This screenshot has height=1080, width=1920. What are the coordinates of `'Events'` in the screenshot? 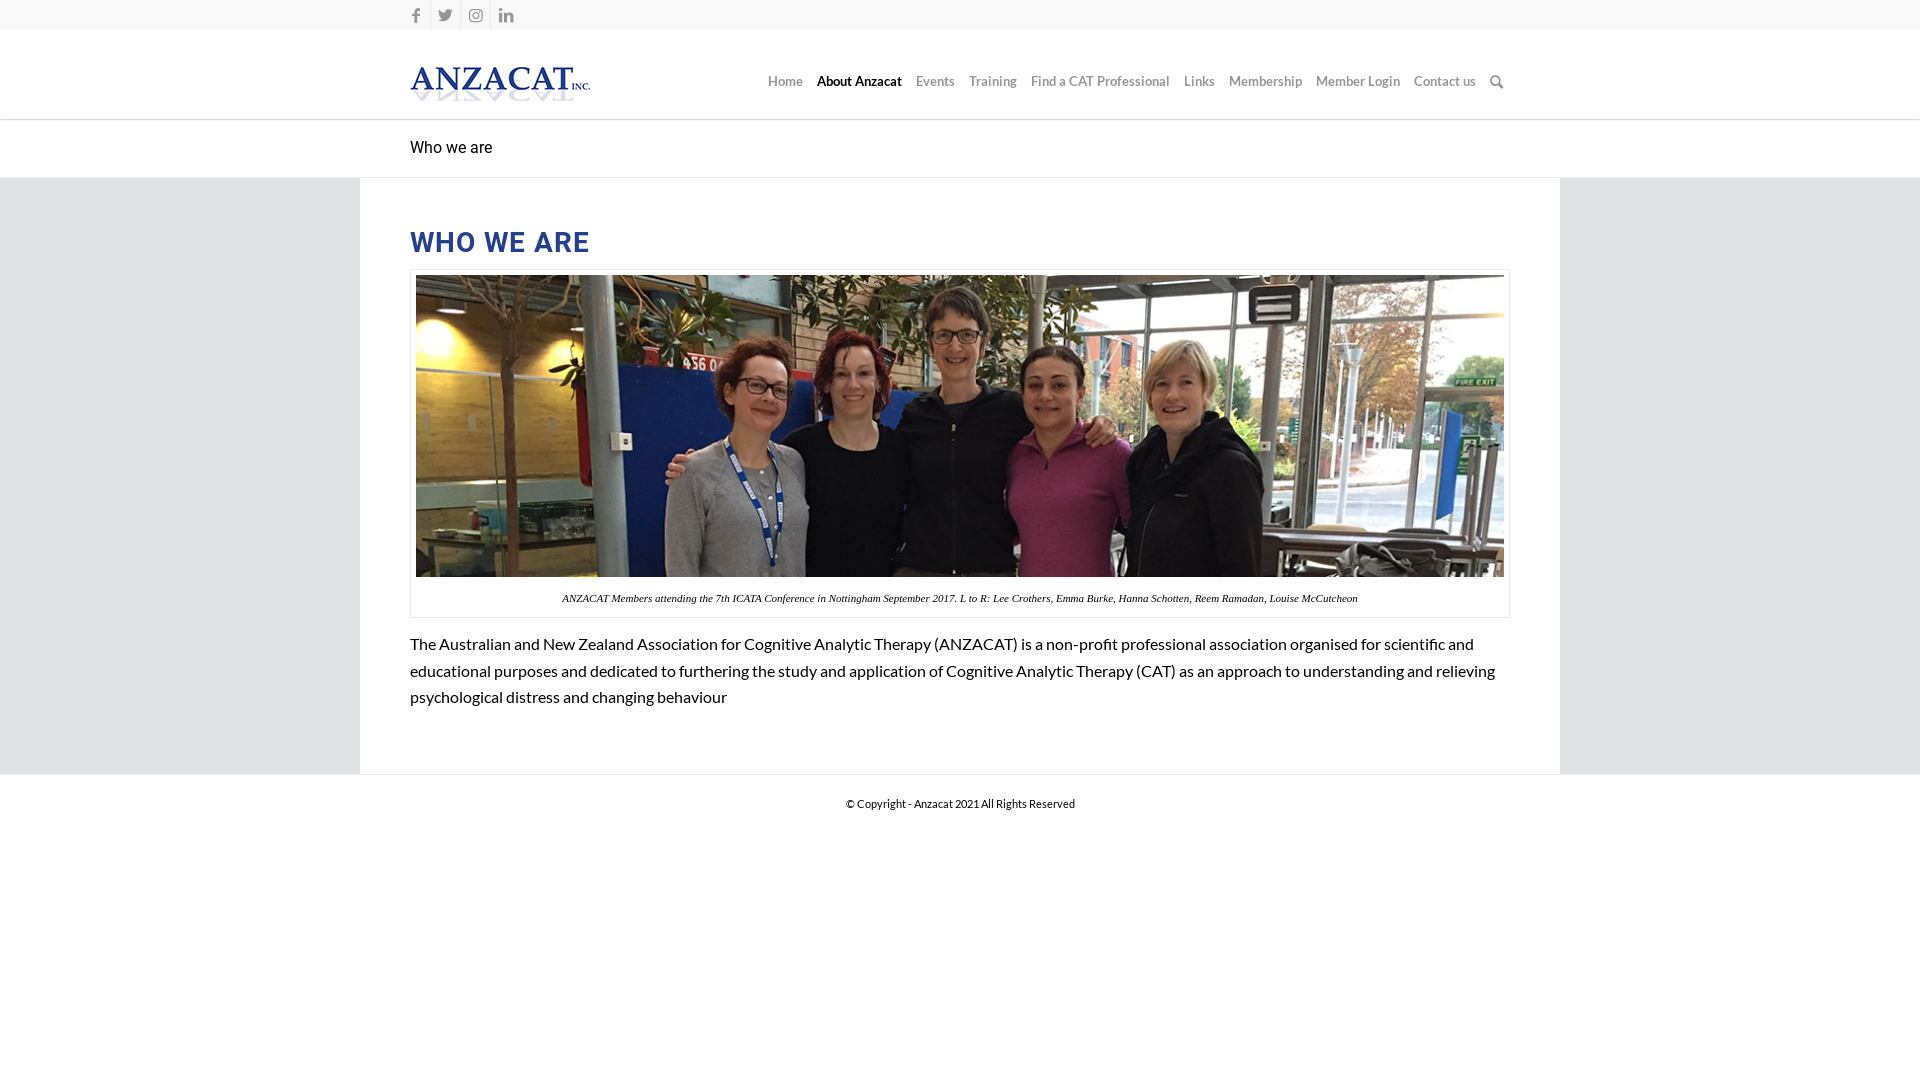 It's located at (934, 80).